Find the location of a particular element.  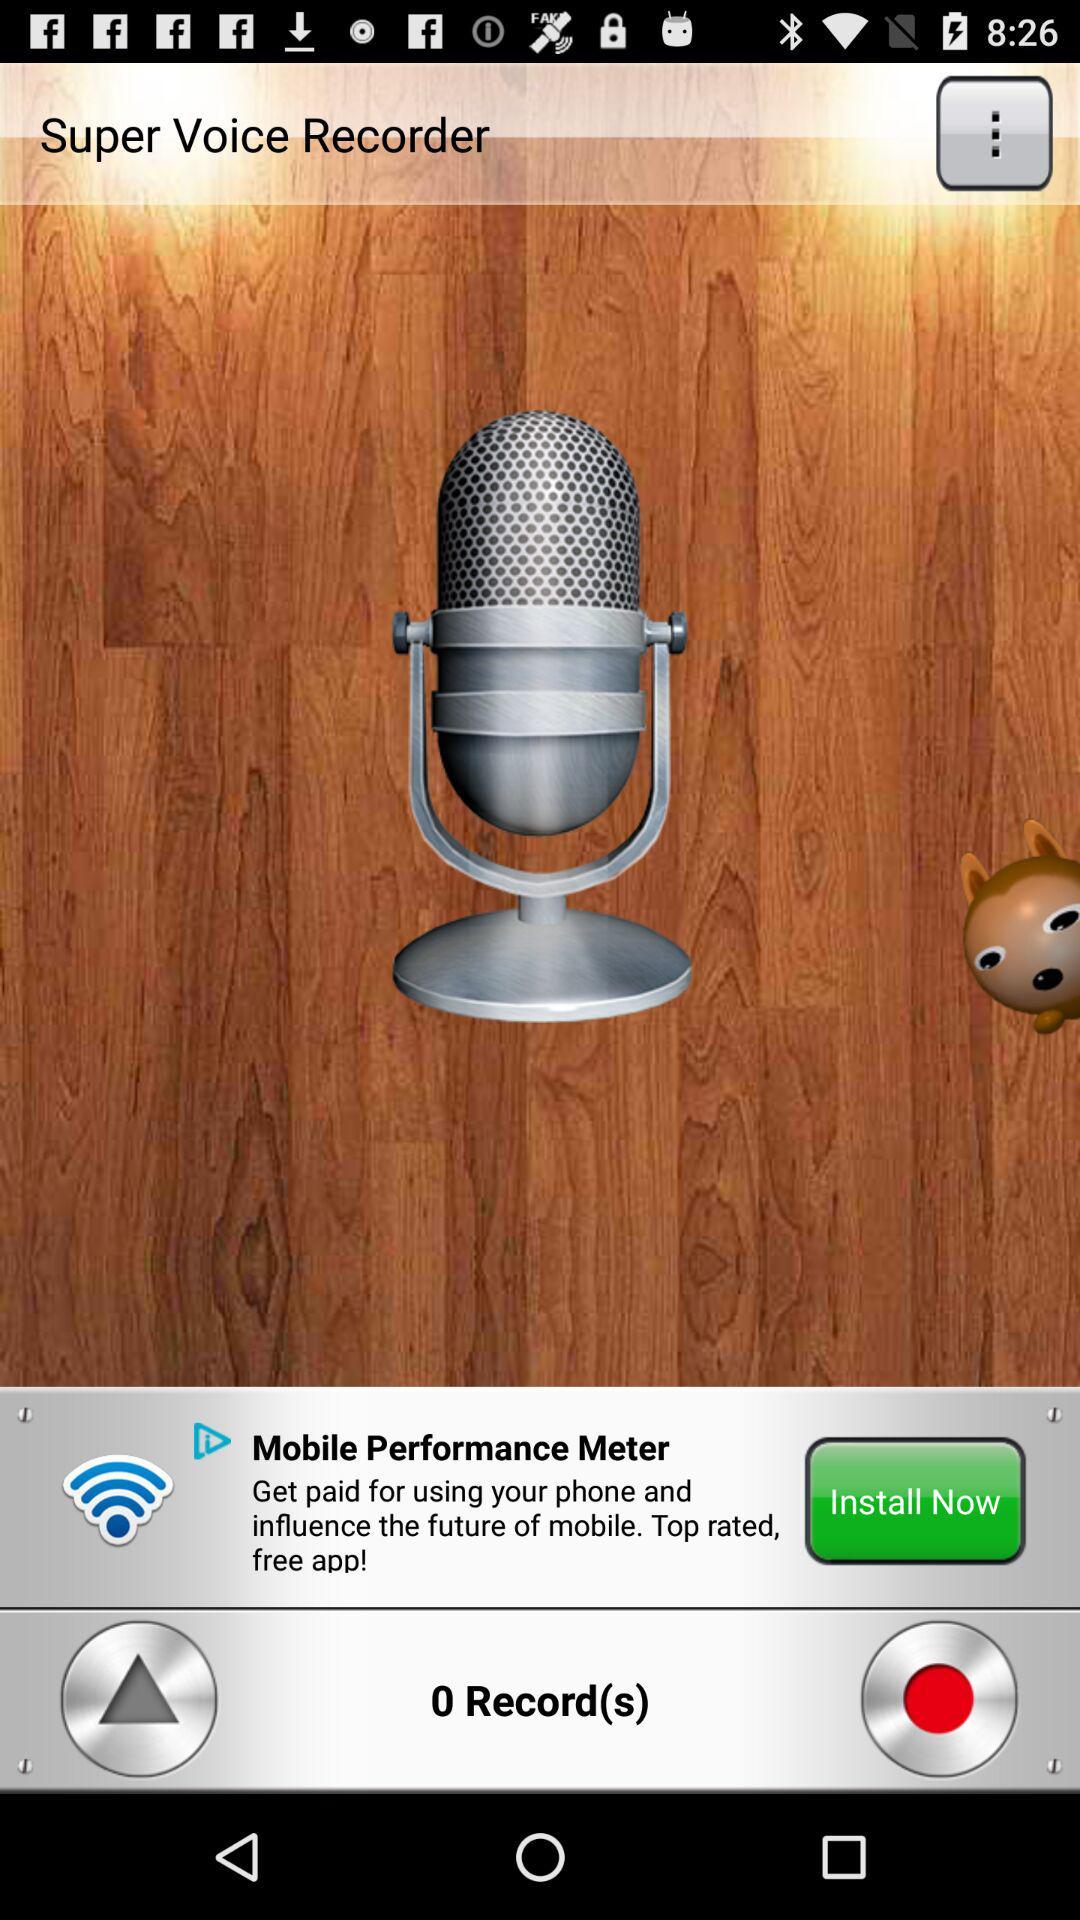

the green button which is bottom right side of the page is located at coordinates (915, 1501).